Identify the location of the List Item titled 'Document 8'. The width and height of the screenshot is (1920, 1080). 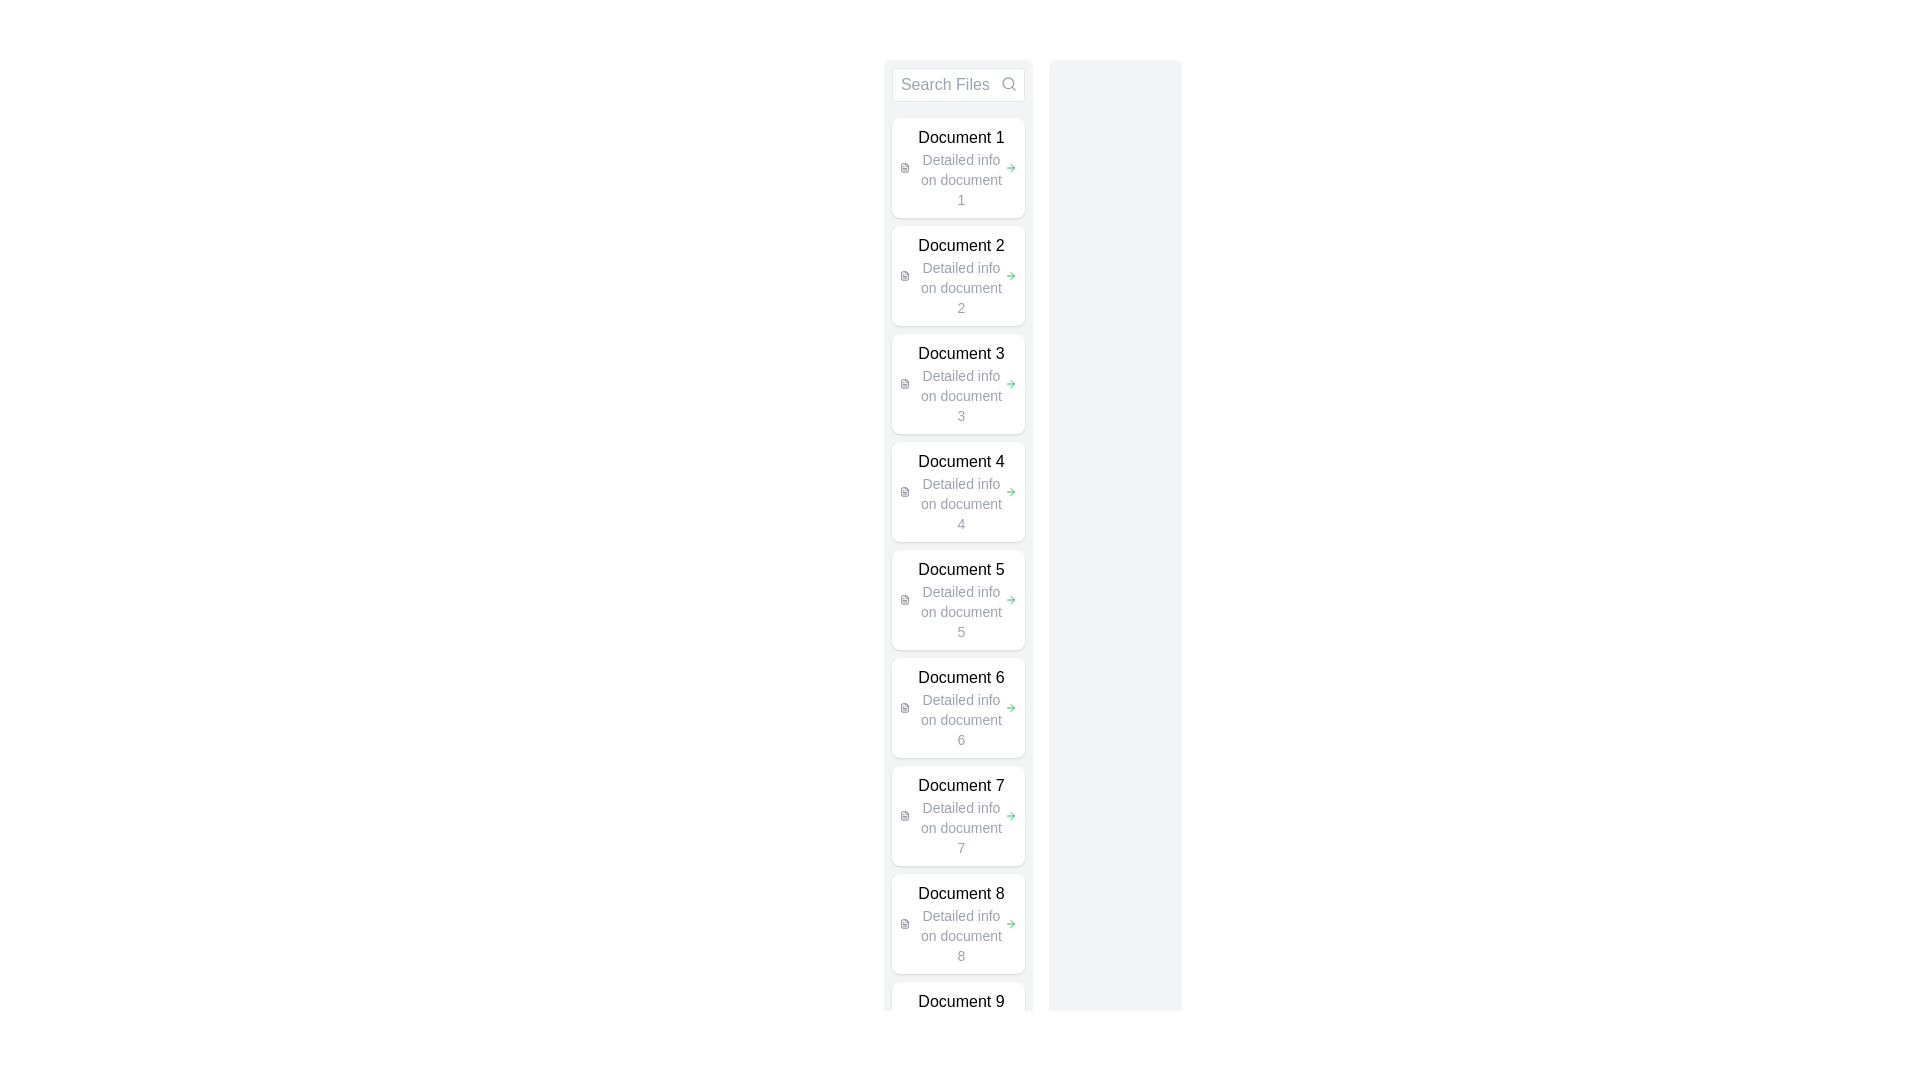
(957, 924).